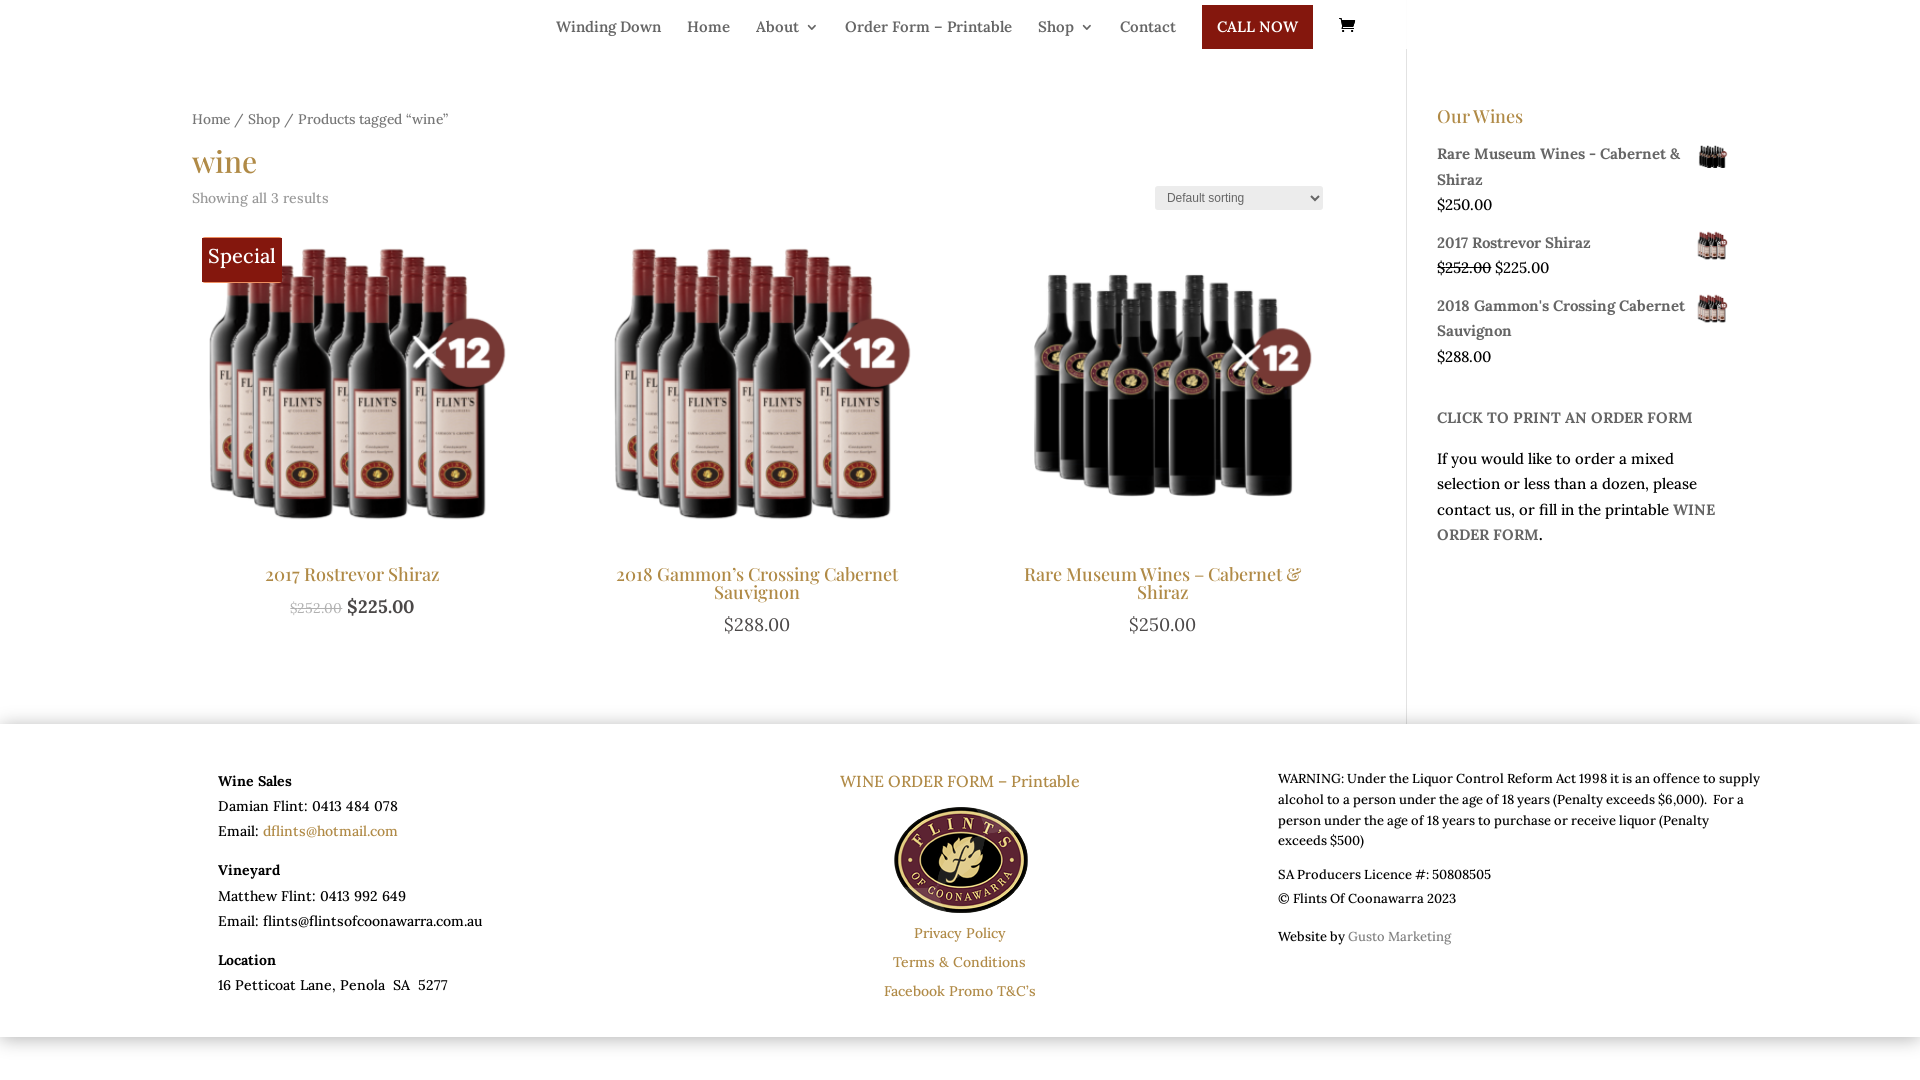 The width and height of the screenshot is (1920, 1080). Describe the element at coordinates (958, 960) in the screenshot. I see `'Terms & Conditions'` at that location.